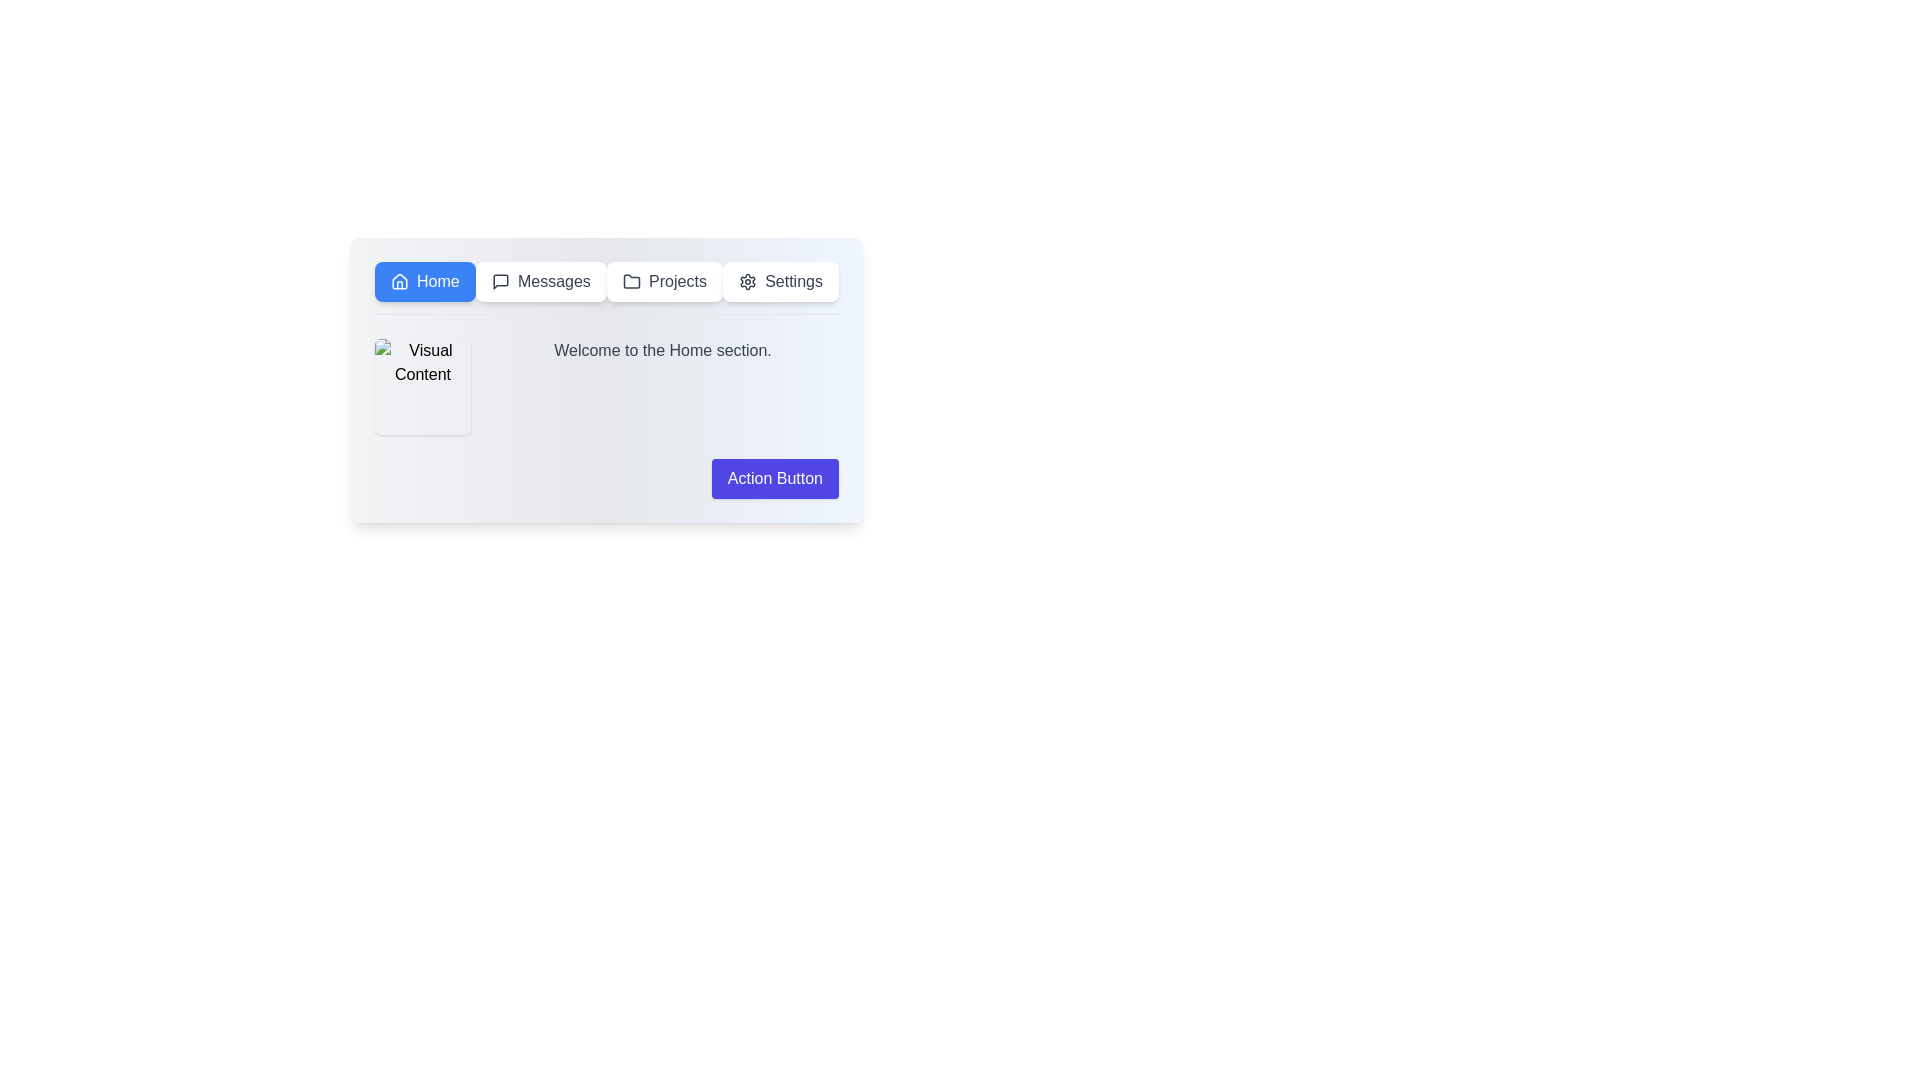 This screenshot has width=1920, height=1080. What do you see at coordinates (399, 281) in the screenshot?
I see `the house-shaped icon located on the left side of the 'Home' button in the top-left area of the interface` at bounding box center [399, 281].